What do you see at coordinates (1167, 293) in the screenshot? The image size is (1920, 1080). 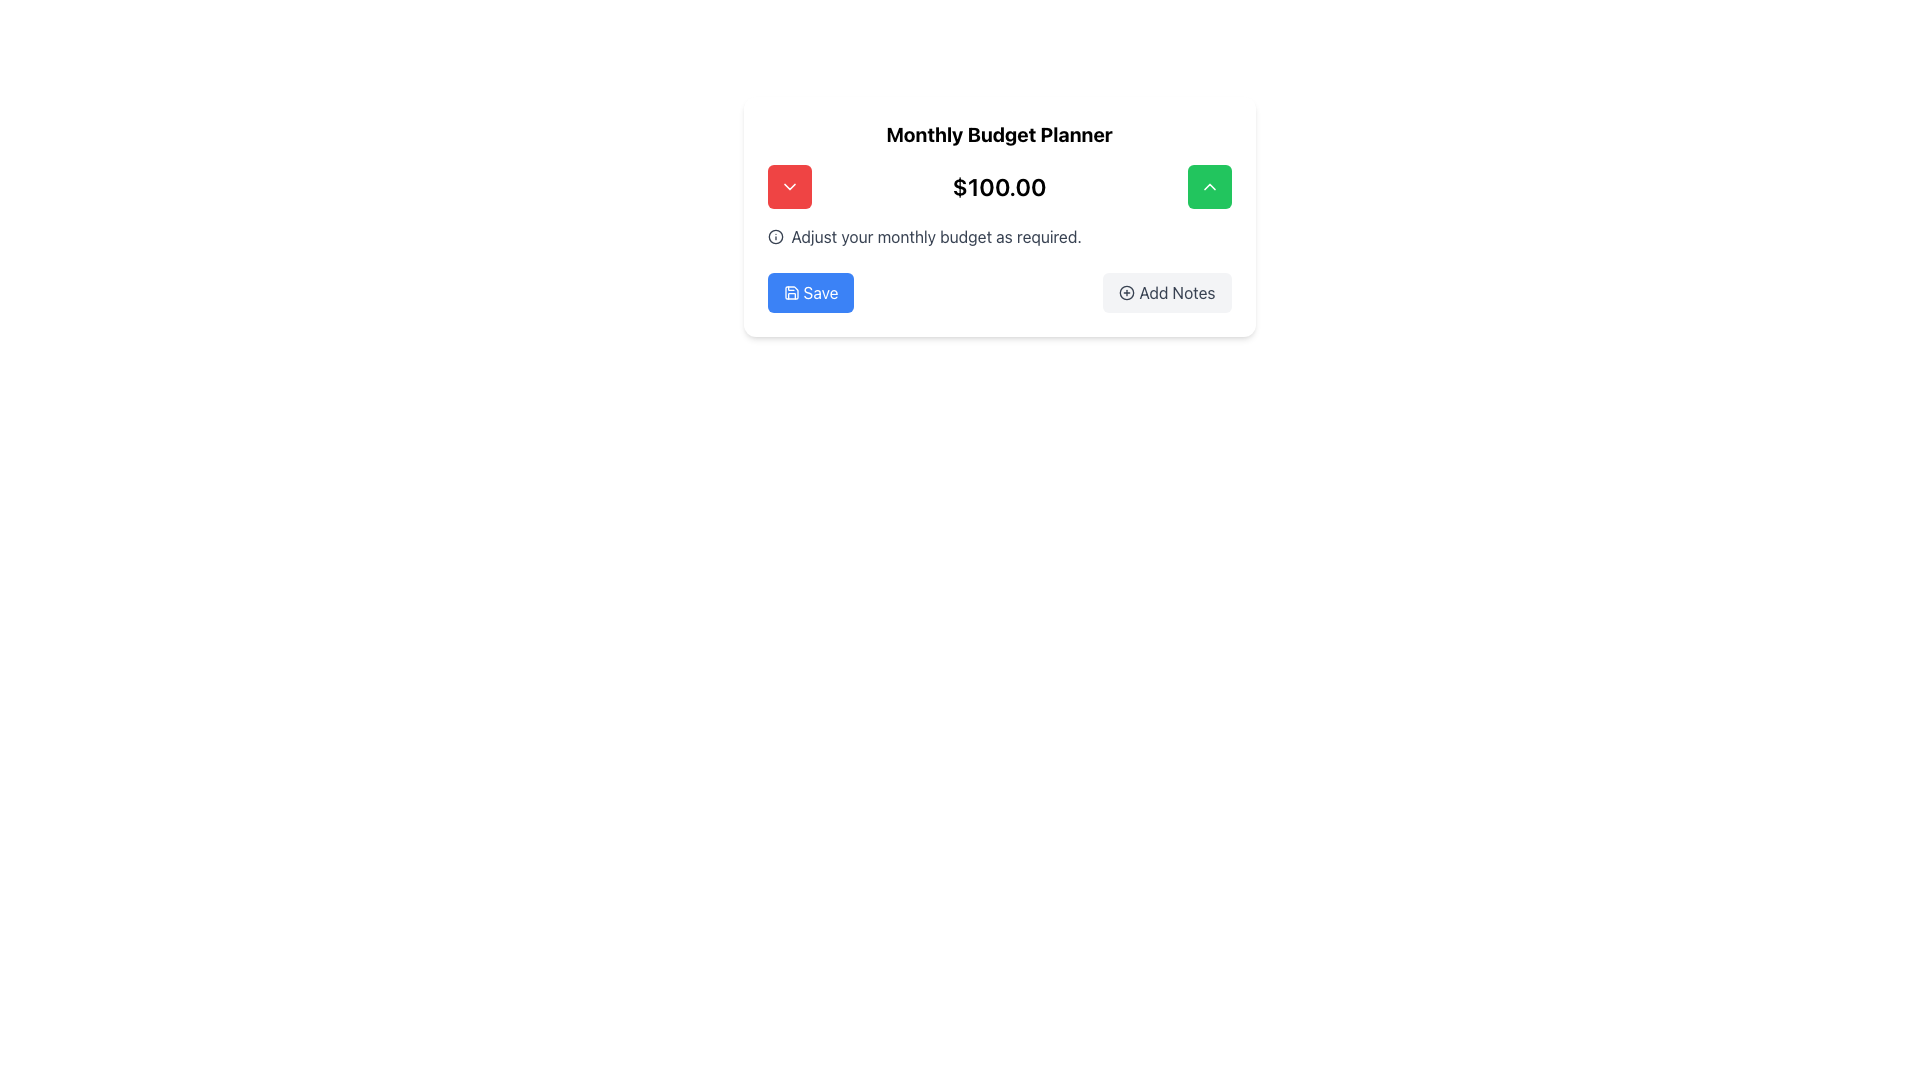 I see `the 'Add Notes' button, which is a rectangular button with rounded corners, light gray background, dark gray text, and a '+' icon to the left of the text` at bounding box center [1167, 293].